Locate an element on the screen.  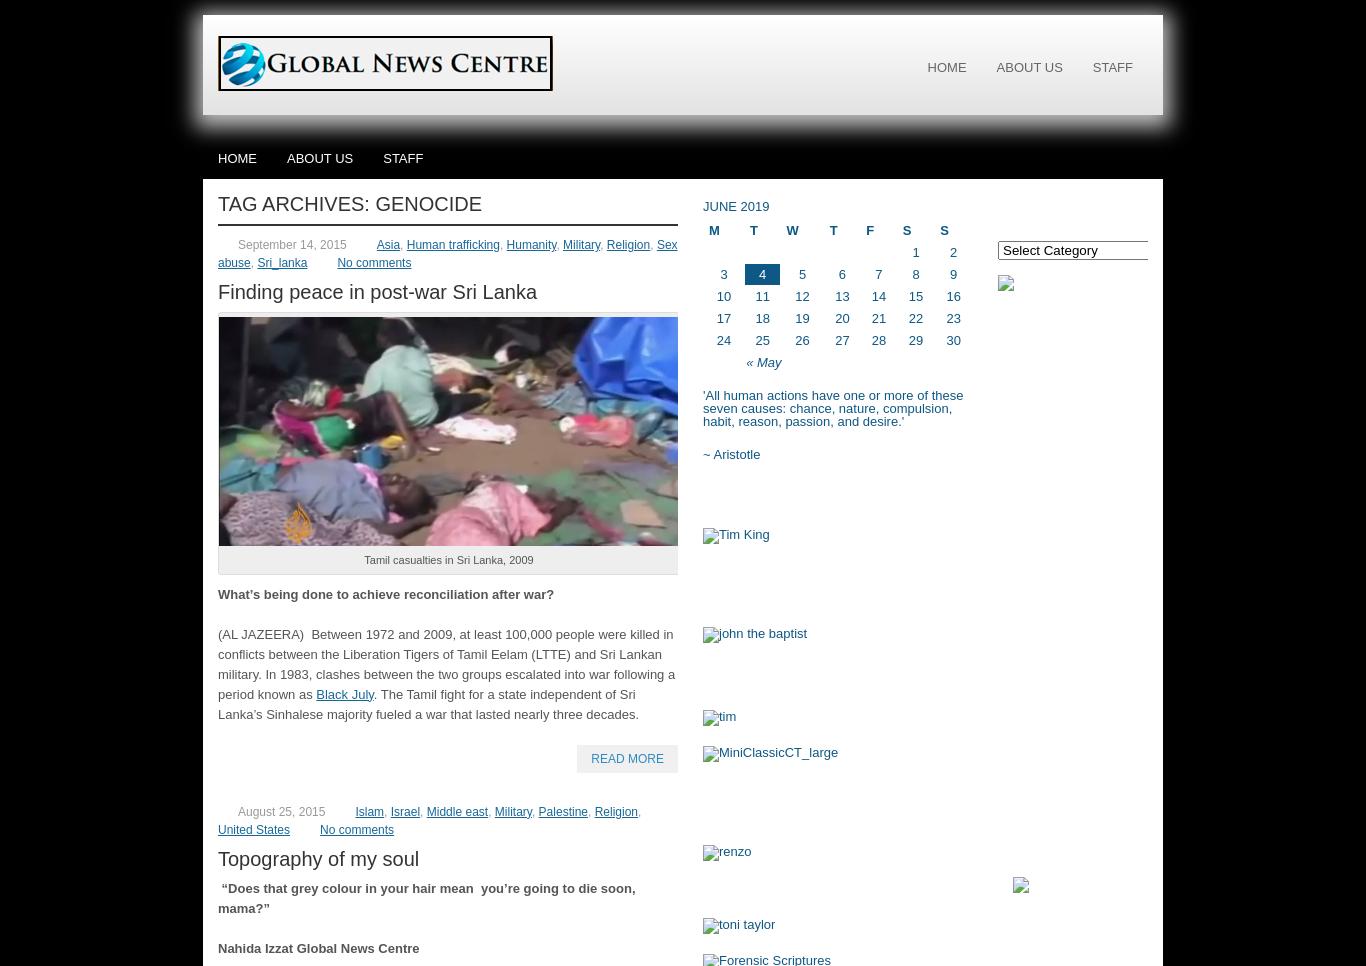
'10' is located at coordinates (723, 295).